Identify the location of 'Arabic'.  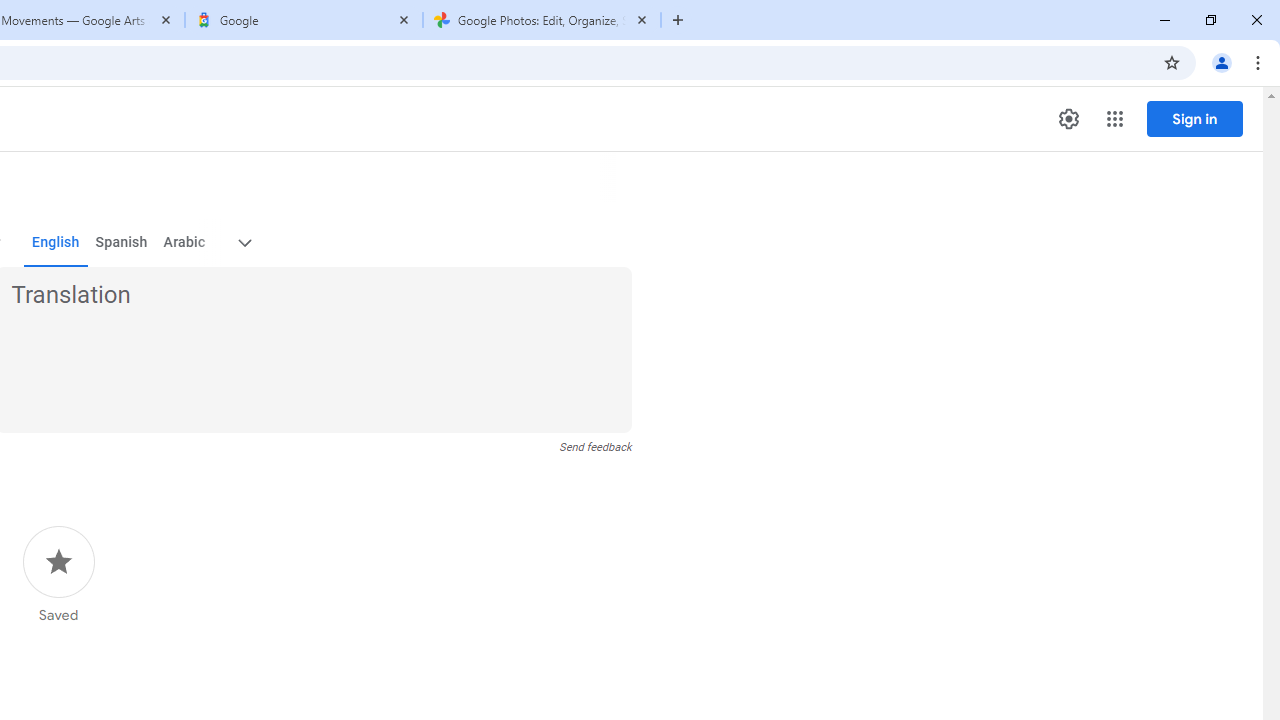
(183, 242).